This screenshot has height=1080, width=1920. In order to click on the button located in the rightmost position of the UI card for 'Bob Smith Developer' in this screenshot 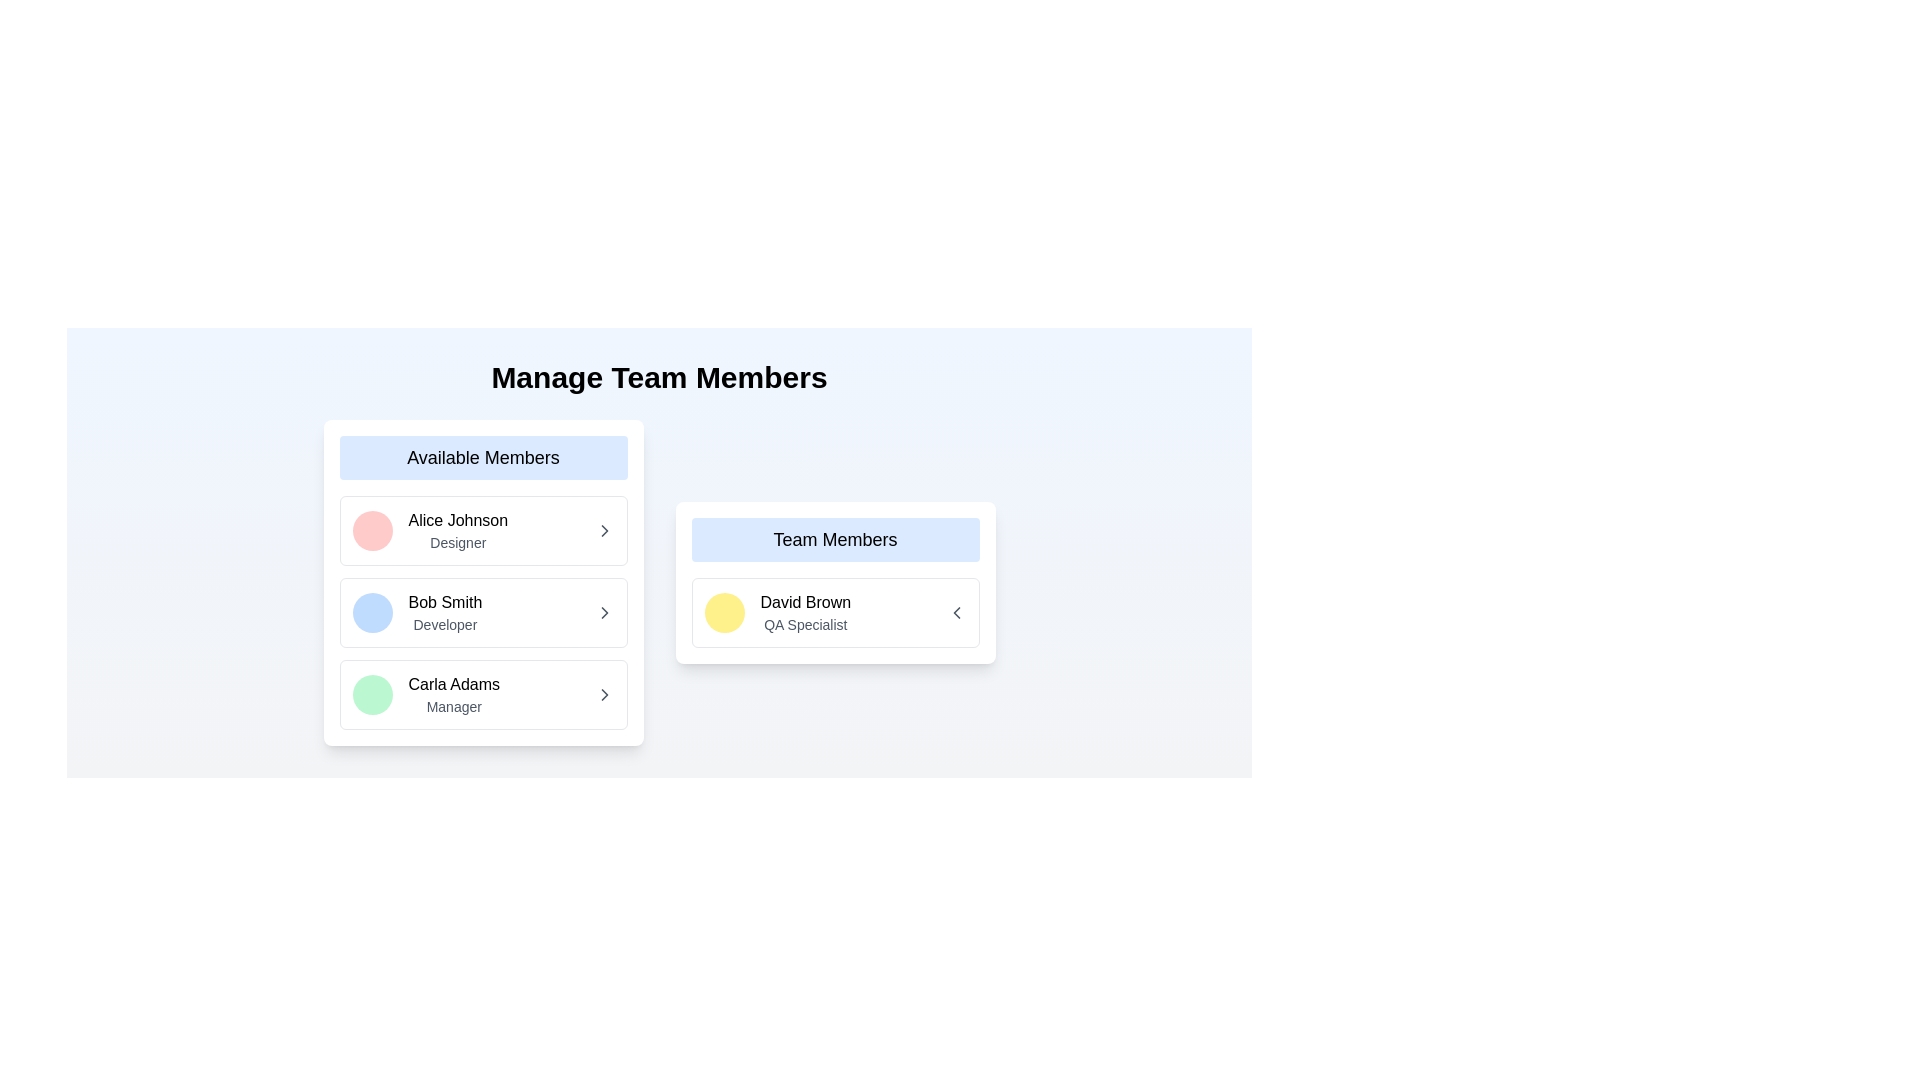, I will do `click(603, 612)`.